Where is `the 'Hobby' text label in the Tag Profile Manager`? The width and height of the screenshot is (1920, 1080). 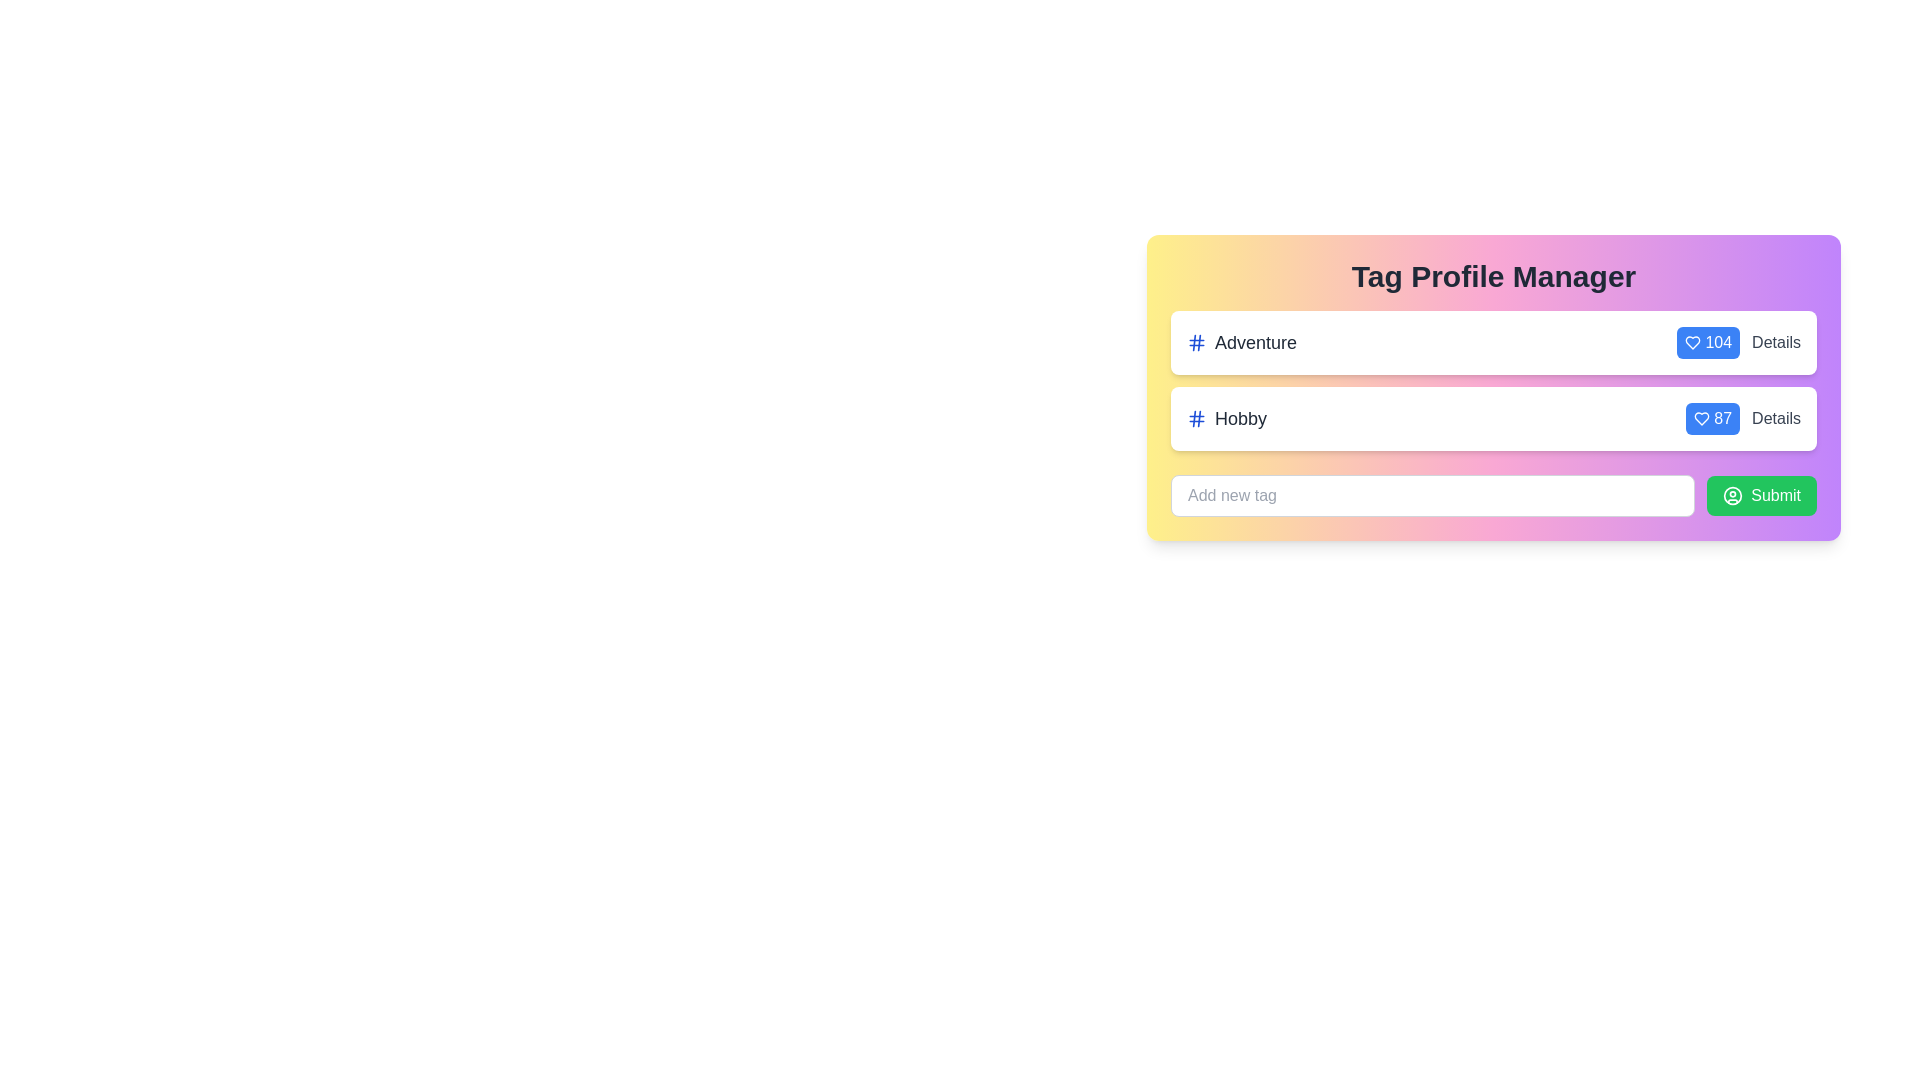
the 'Hobby' text label in the Tag Profile Manager is located at coordinates (1240, 418).